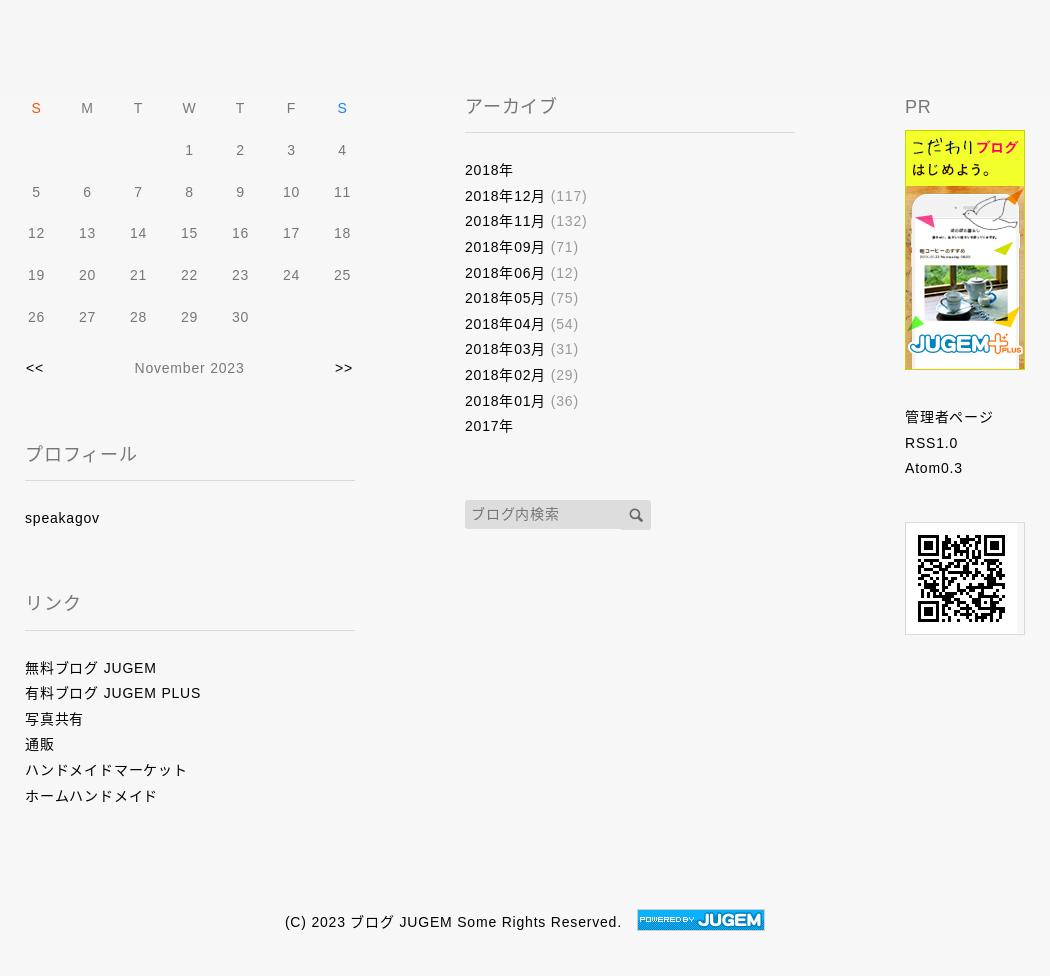 The height and width of the screenshot is (976, 1050). Describe the element at coordinates (561, 245) in the screenshot. I see `'(71)'` at that location.